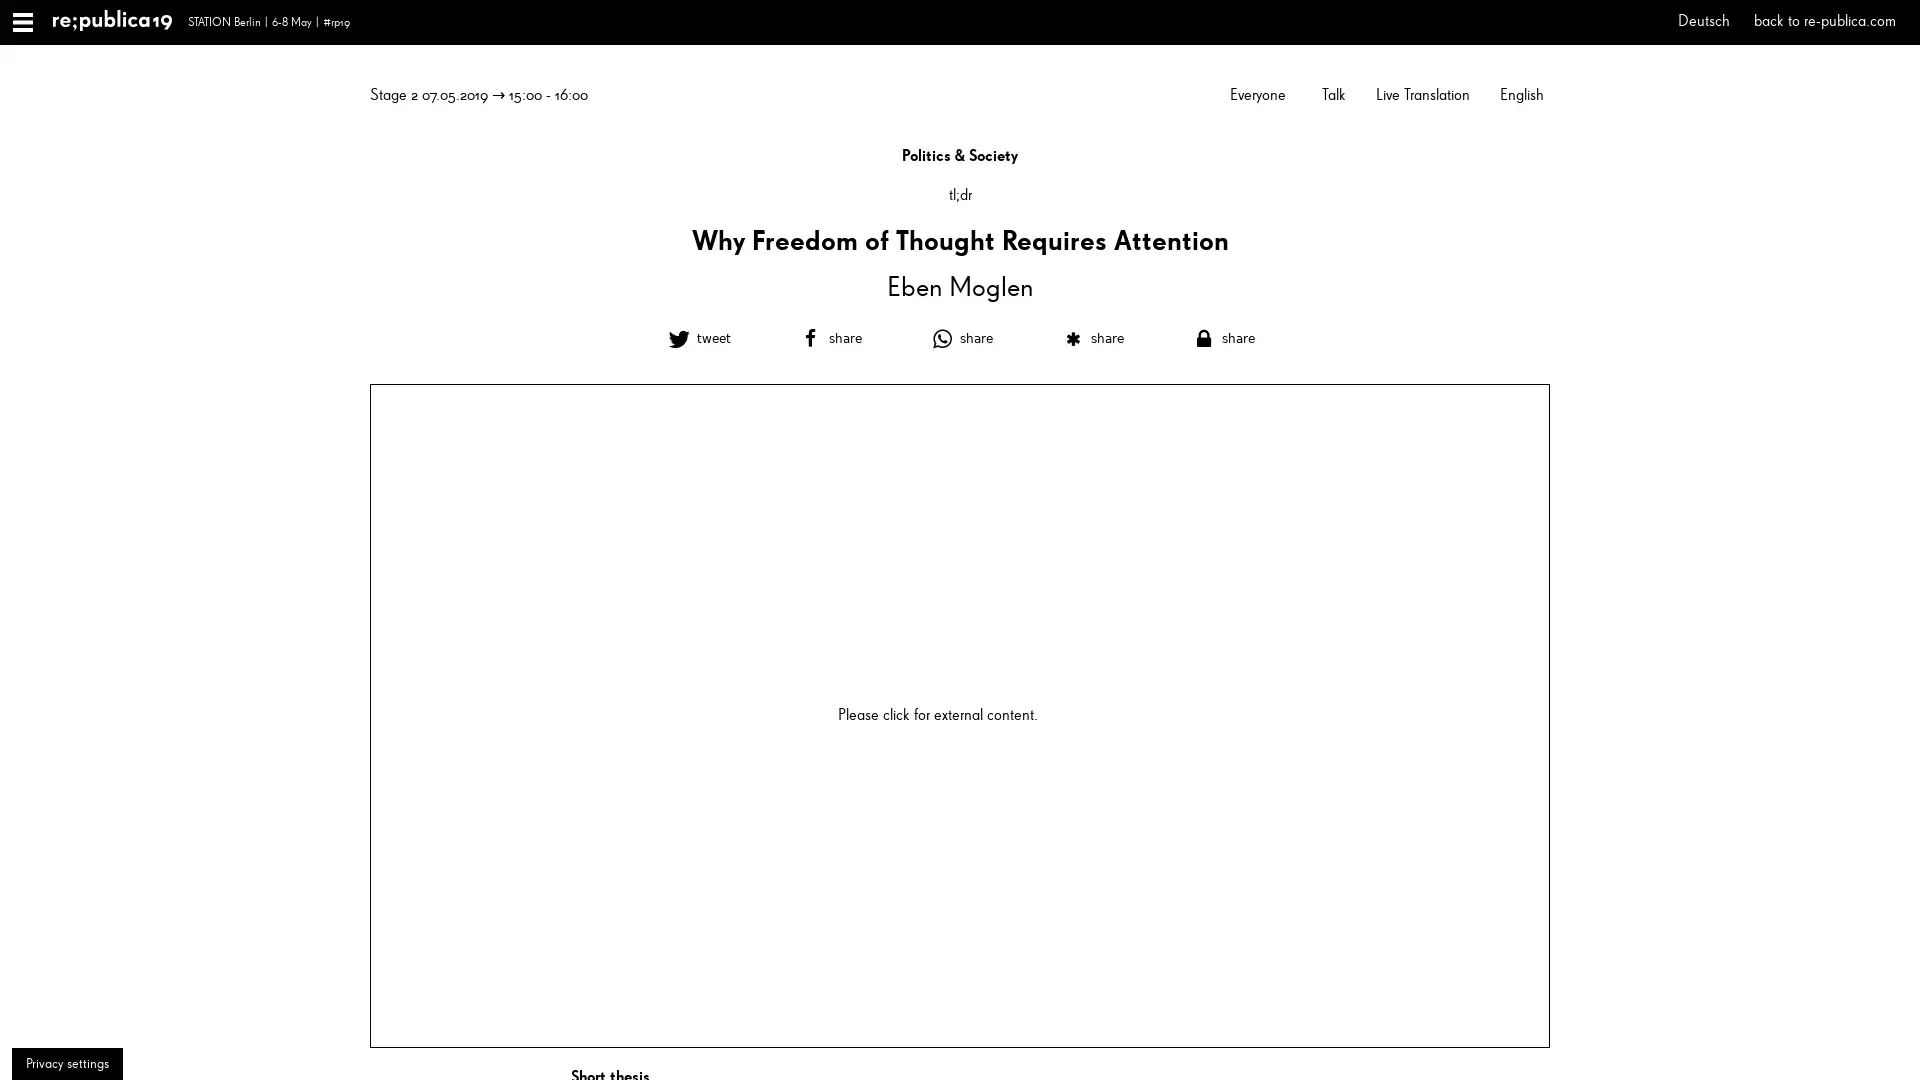 This screenshot has width=1920, height=1080. Describe the element at coordinates (1221, 338) in the screenshot. I see `Share on Threema` at that location.